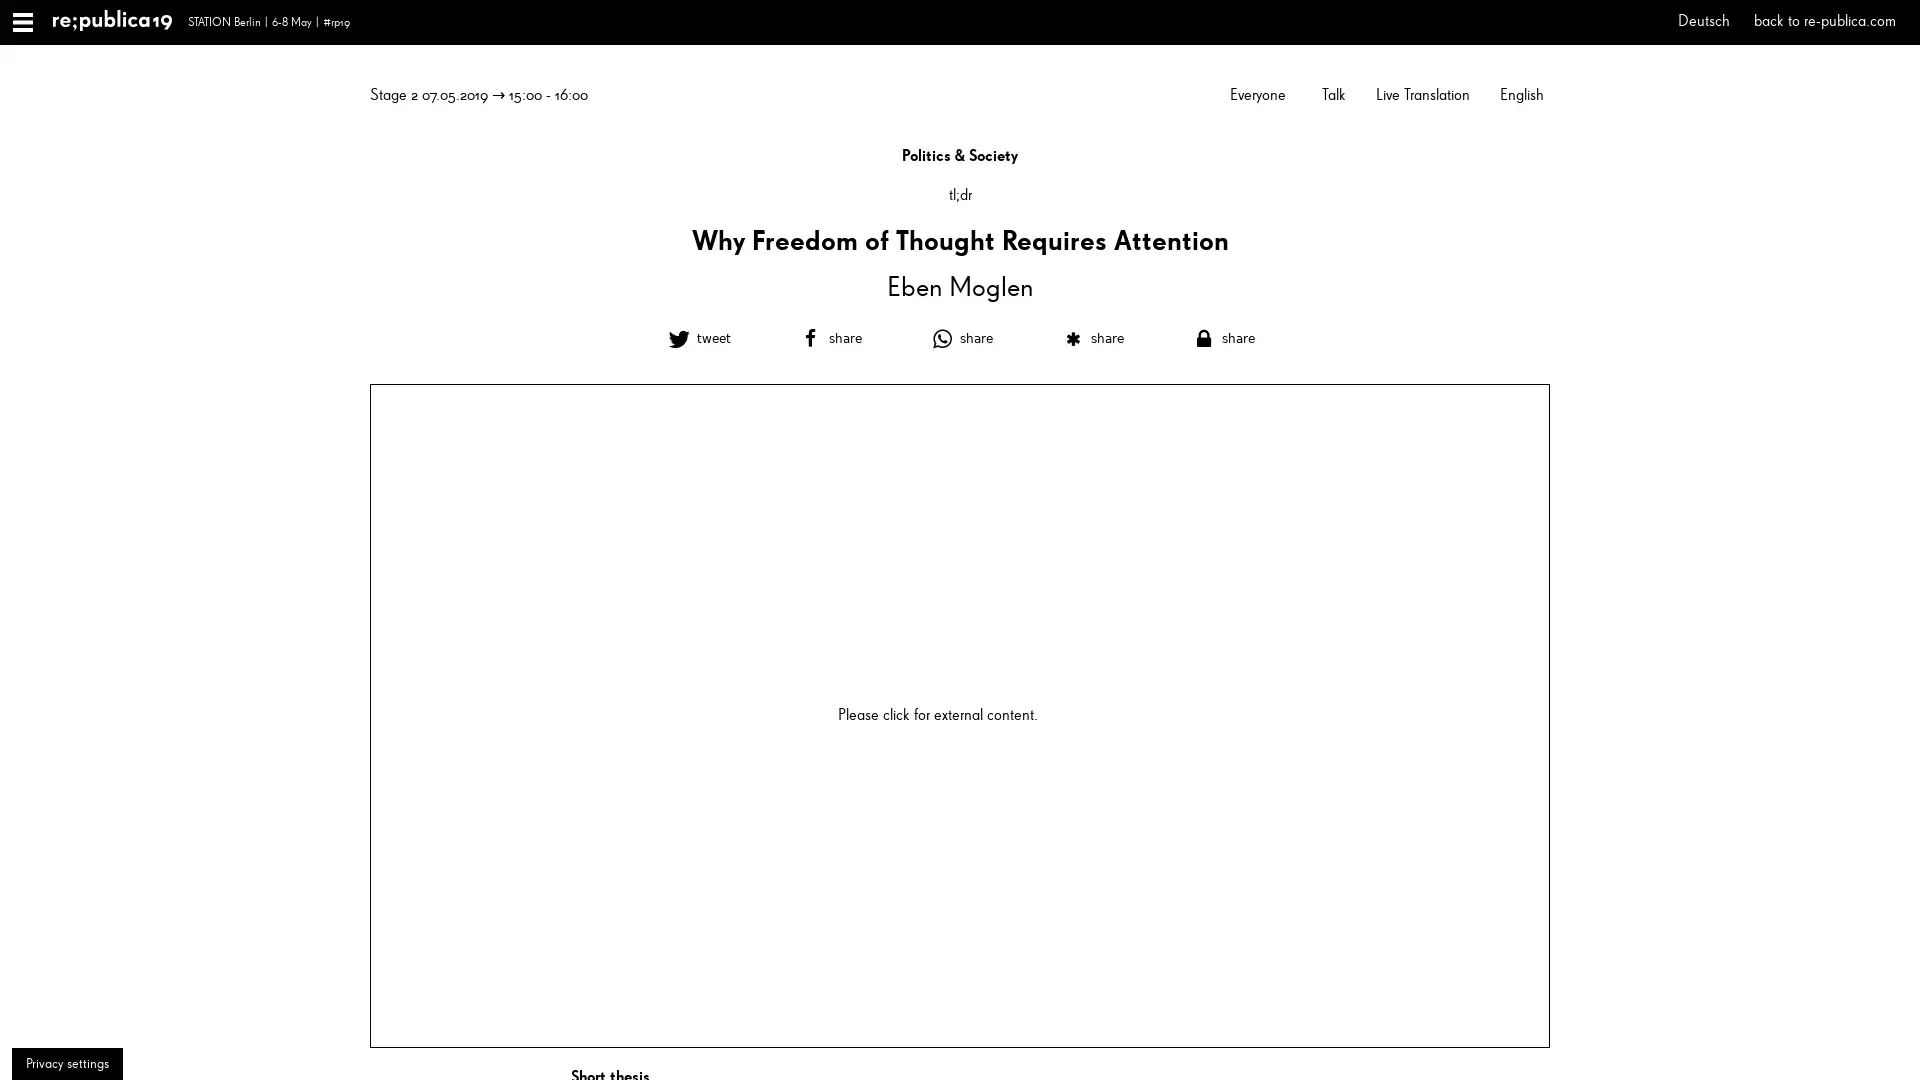 This screenshot has width=1920, height=1080. Describe the element at coordinates (1221, 338) in the screenshot. I see `Share on Threema` at that location.